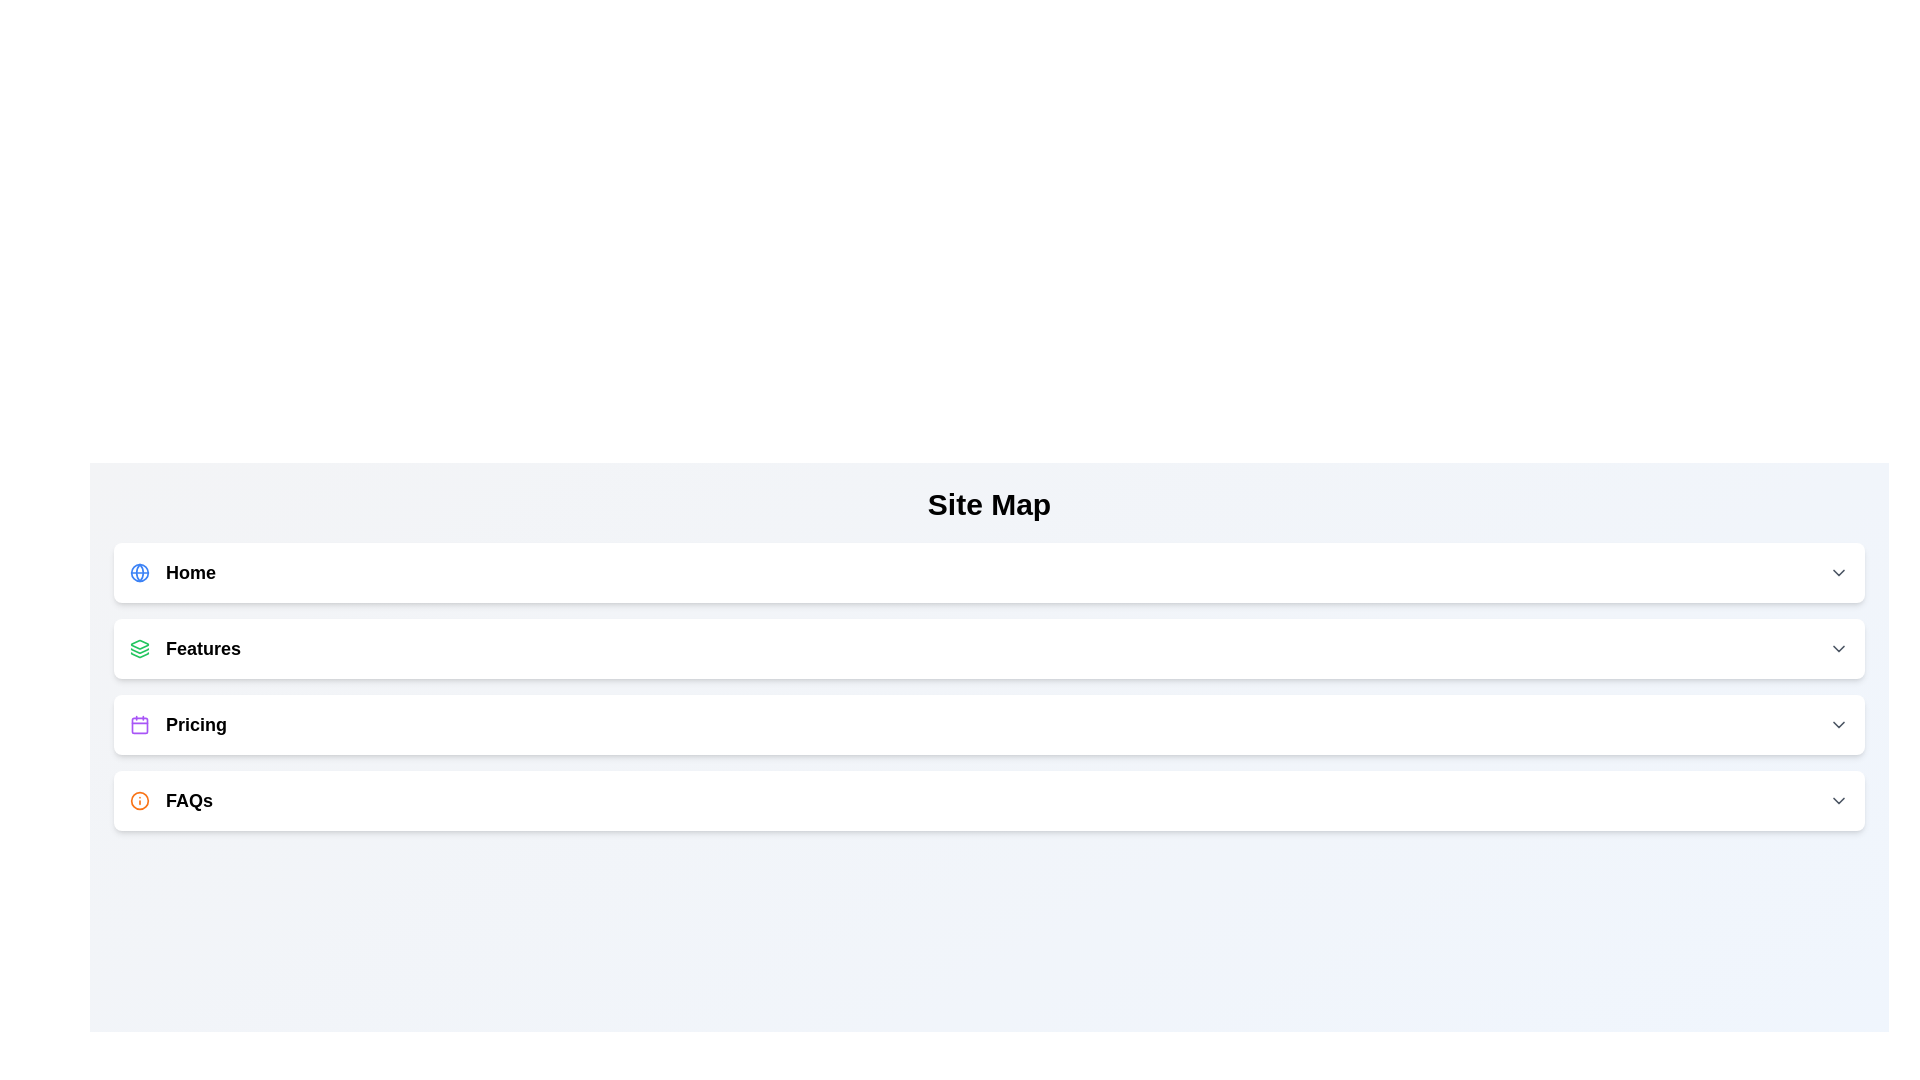 The width and height of the screenshot is (1920, 1080). What do you see at coordinates (196, 725) in the screenshot?
I see `text label that displays 'Pricing', which is a bold and prominent label in the navigation menu, positioned below 'Features' and above 'FAQs'` at bounding box center [196, 725].